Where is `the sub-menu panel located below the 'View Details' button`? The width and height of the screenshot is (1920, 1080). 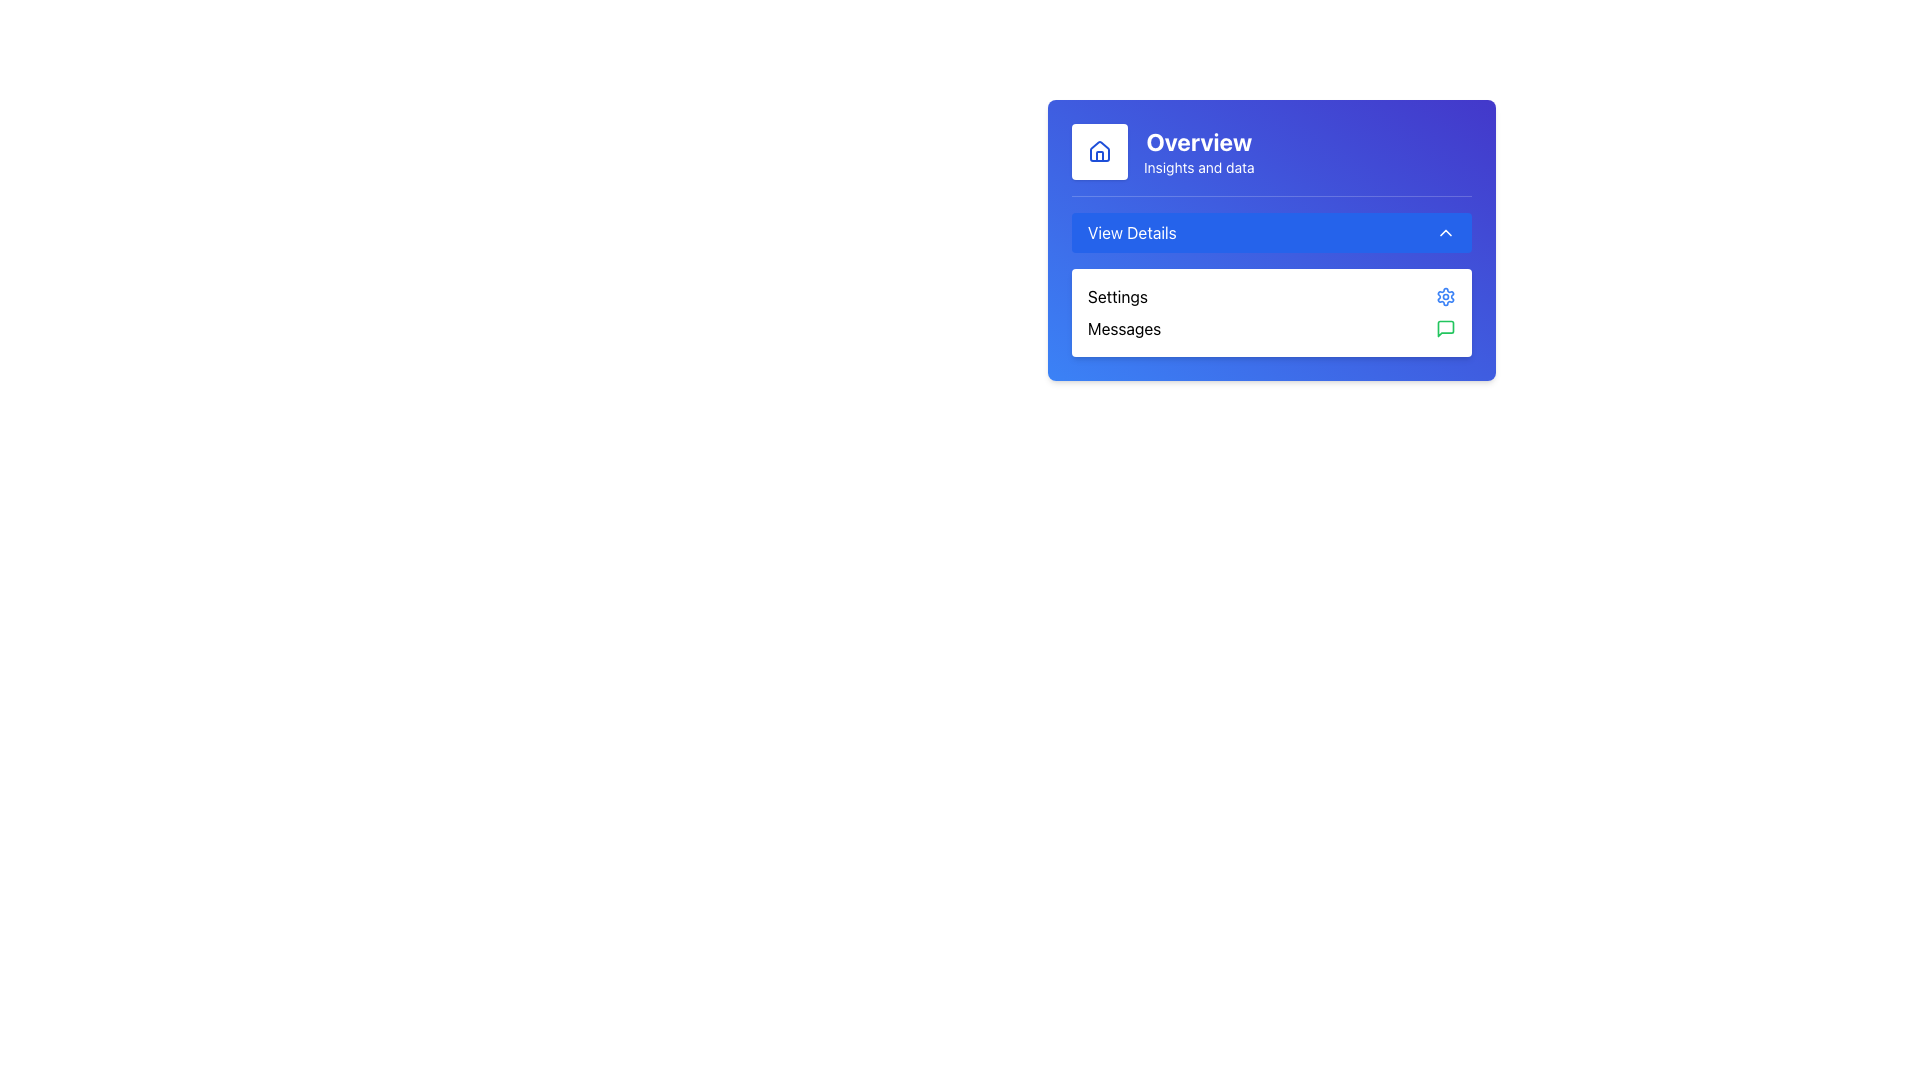
the sub-menu panel located below the 'View Details' button is located at coordinates (1271, 276).